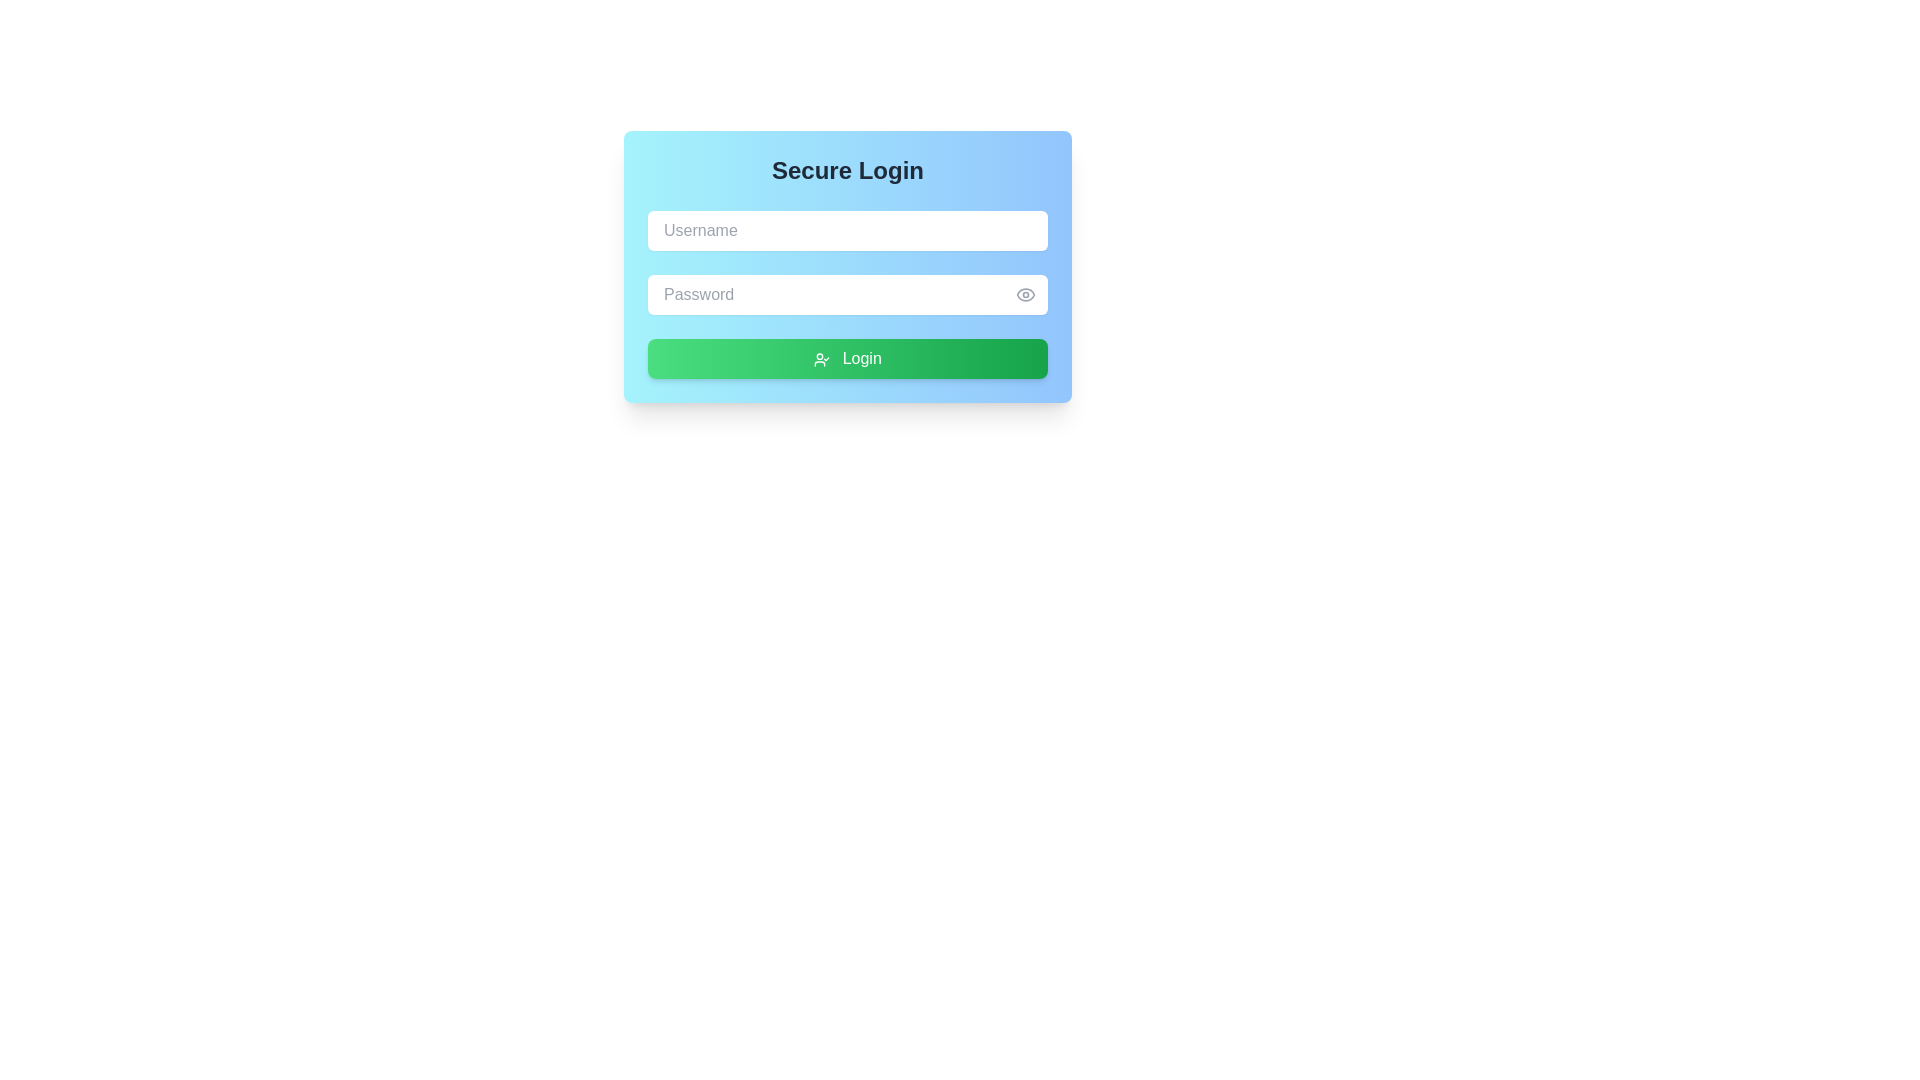  Describe the element at coordinates (1026, 294) in the screenshot. I see `the eye-shaped icon button used for showing/hiding the password, located at the right end of the Password input field` at that location.